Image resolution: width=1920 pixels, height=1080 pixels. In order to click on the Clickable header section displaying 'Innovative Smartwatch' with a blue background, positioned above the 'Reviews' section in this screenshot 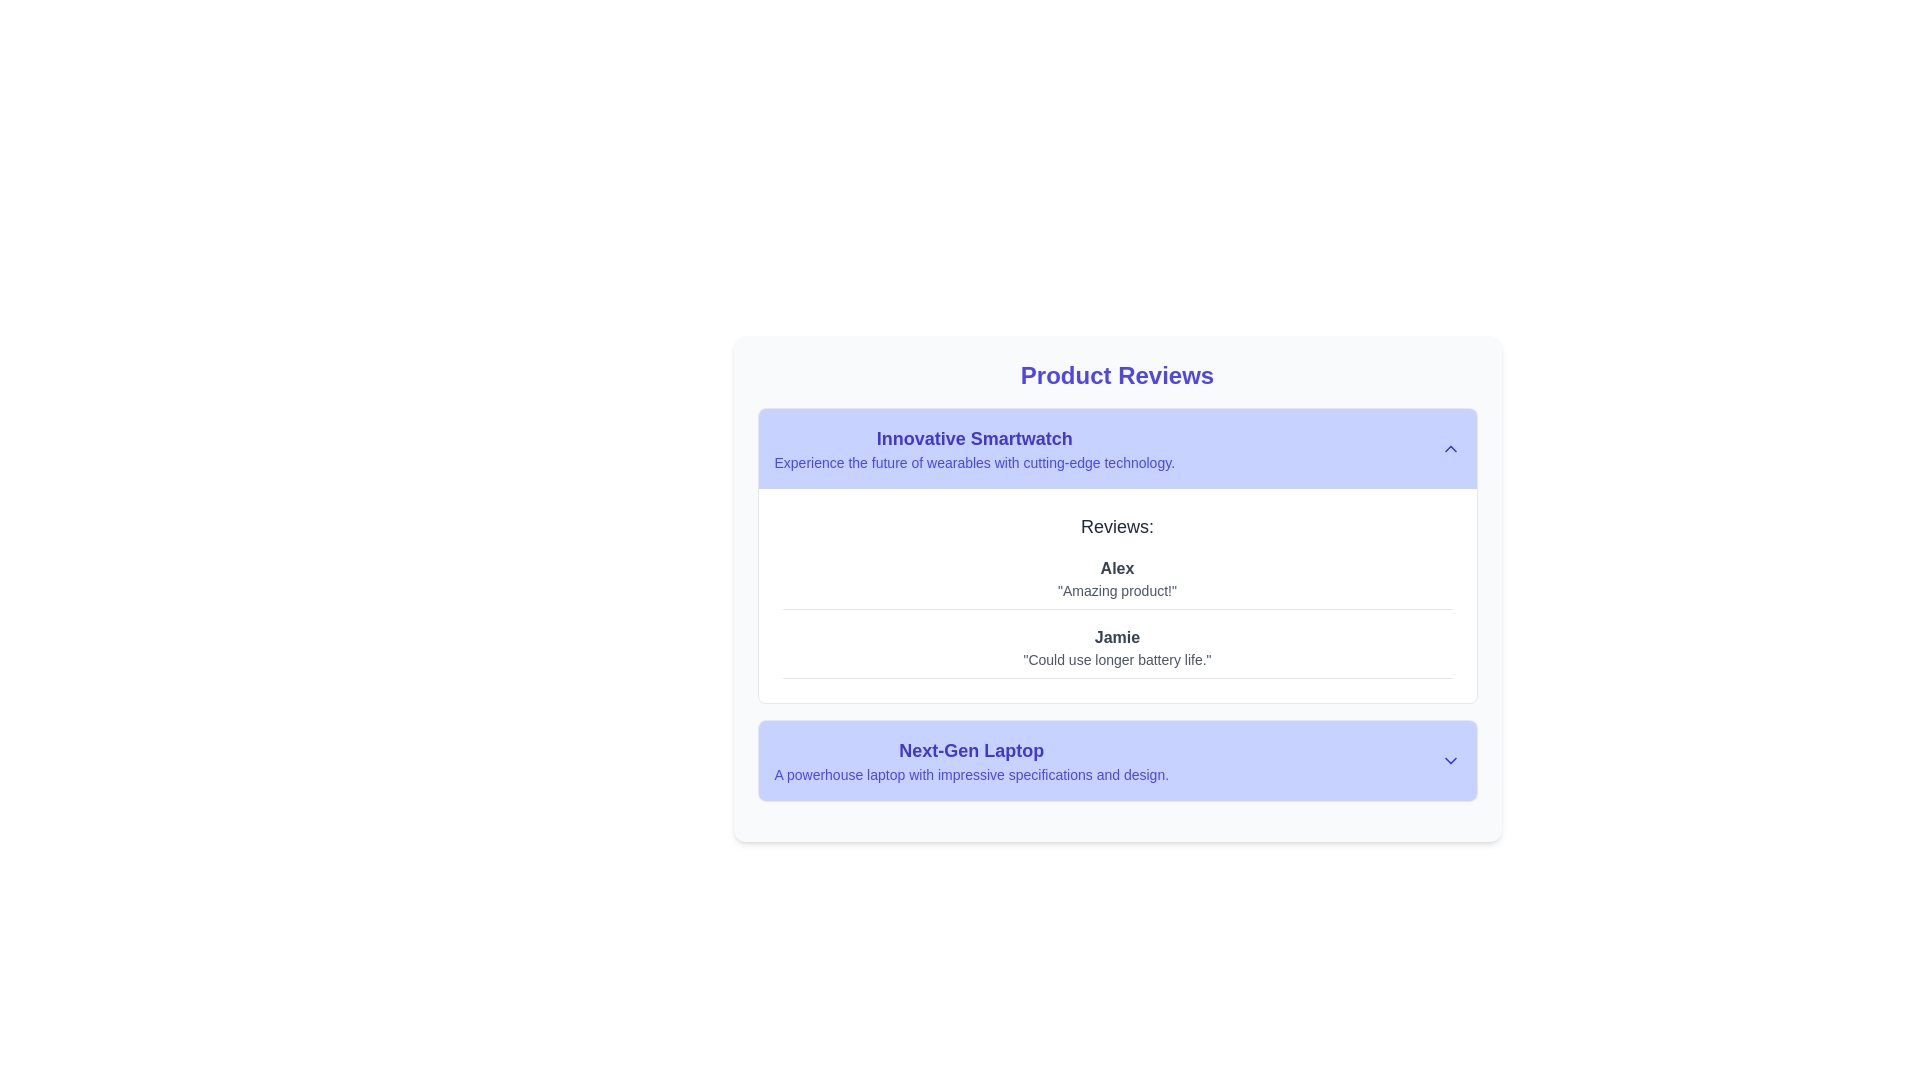, I will do `click(1116, 447)`.